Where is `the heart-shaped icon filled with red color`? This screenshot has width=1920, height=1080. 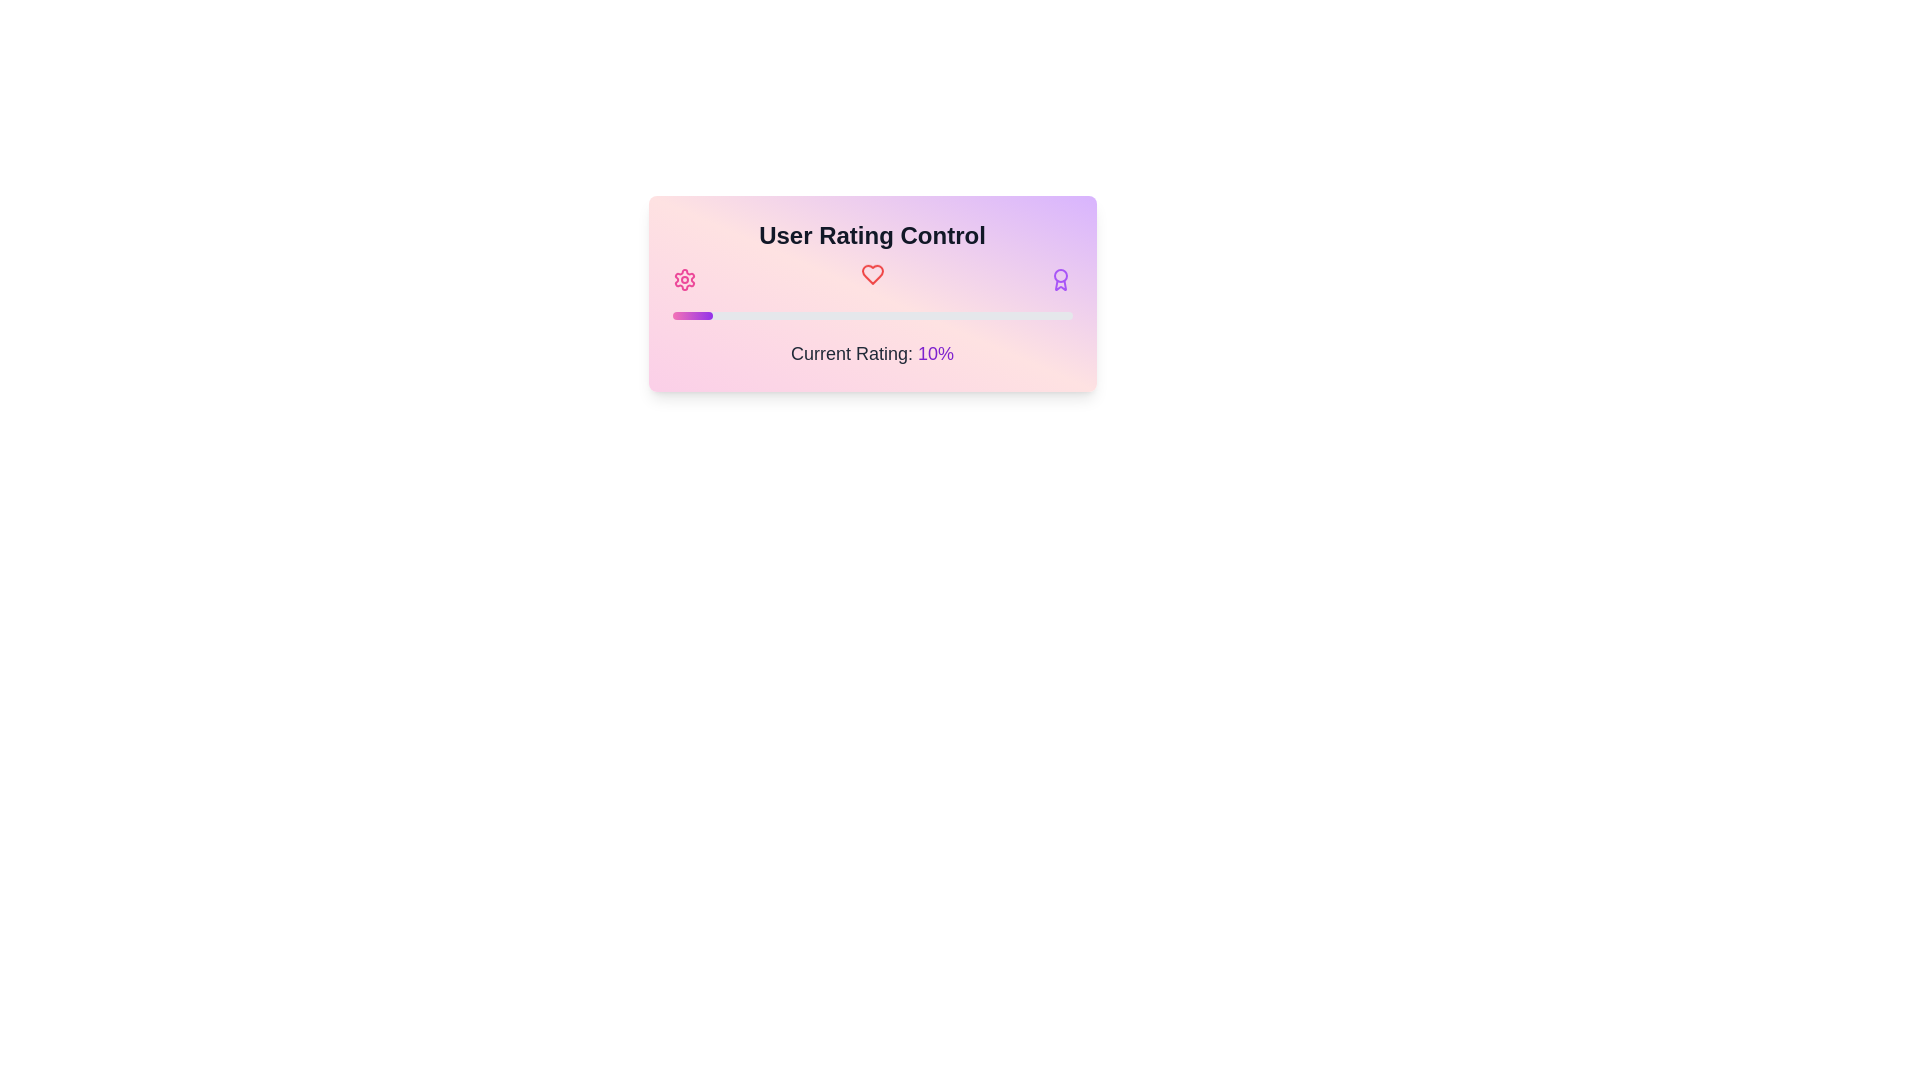
the heart-shaped icon filled with red color is located at coordinates (872, 277).